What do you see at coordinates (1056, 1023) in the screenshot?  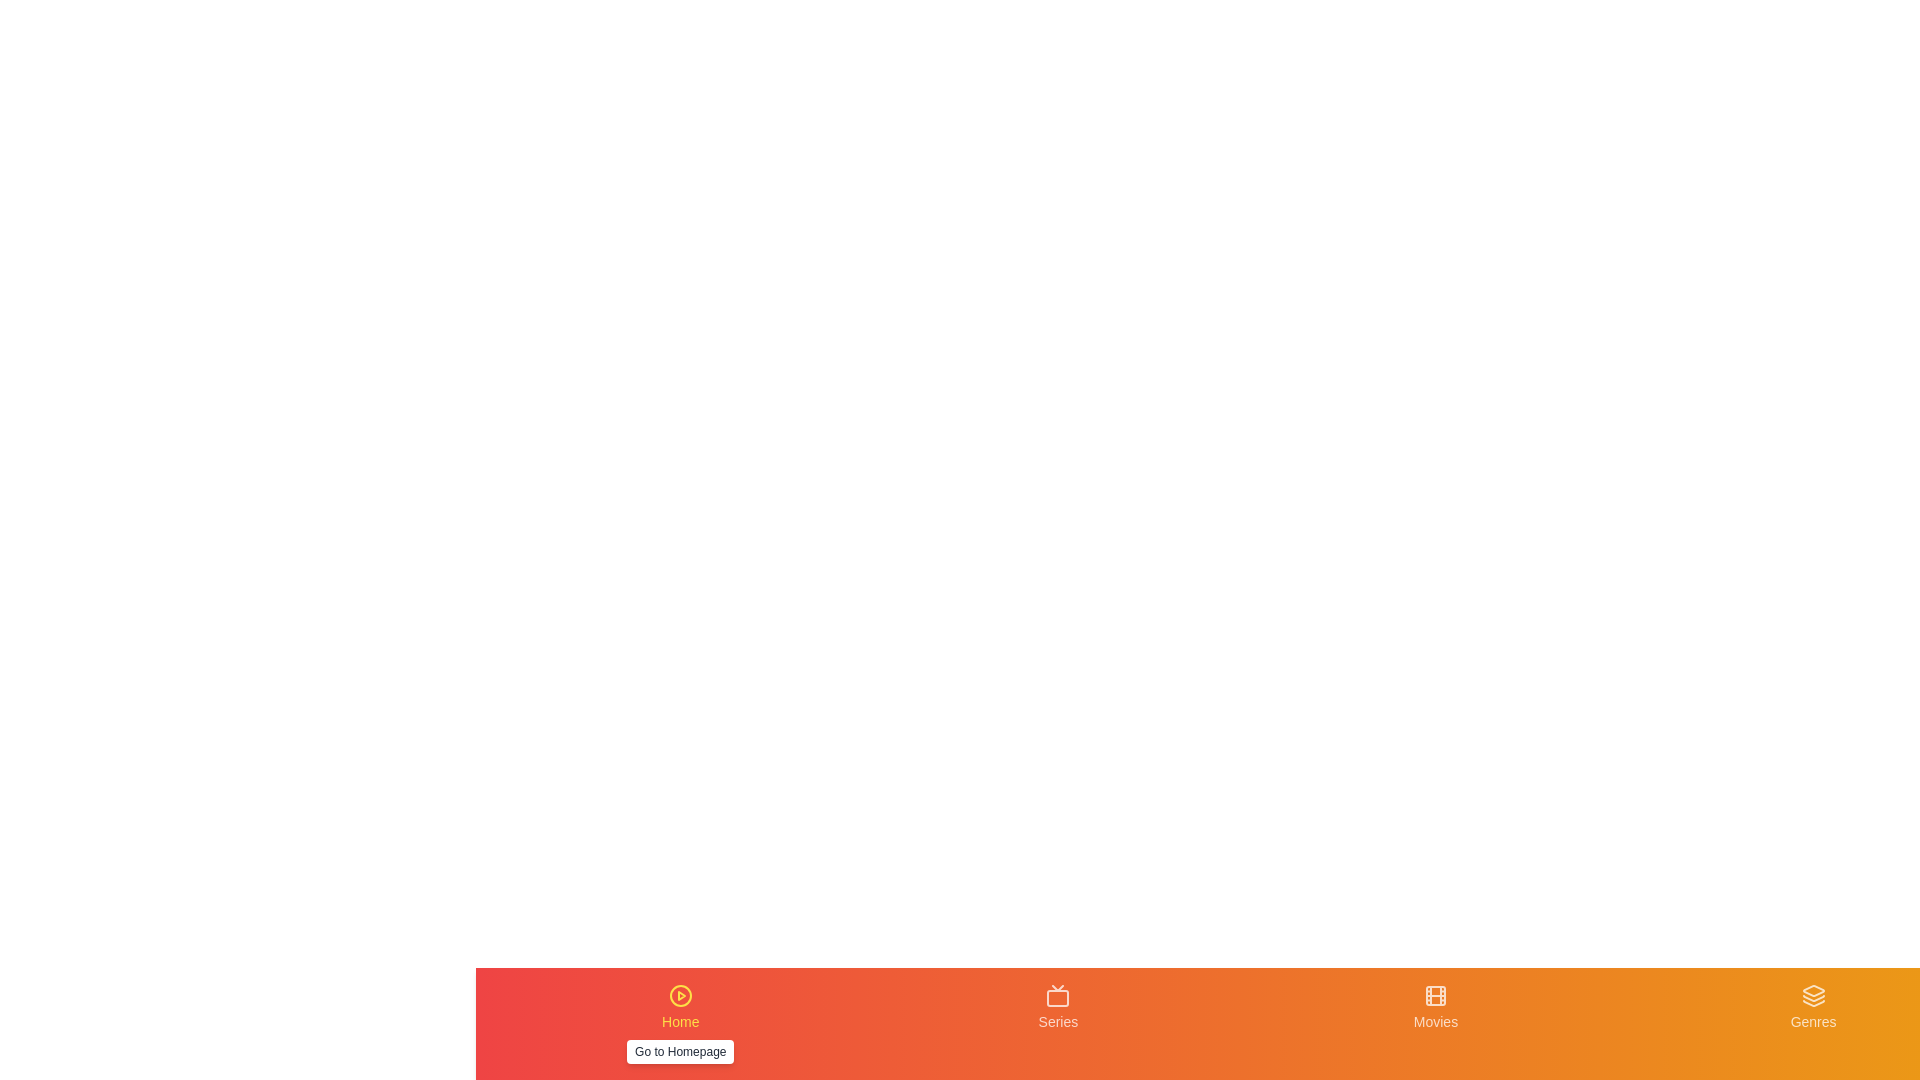 I see `the Series tab to navigate` at bounding box center [1056, 1023].